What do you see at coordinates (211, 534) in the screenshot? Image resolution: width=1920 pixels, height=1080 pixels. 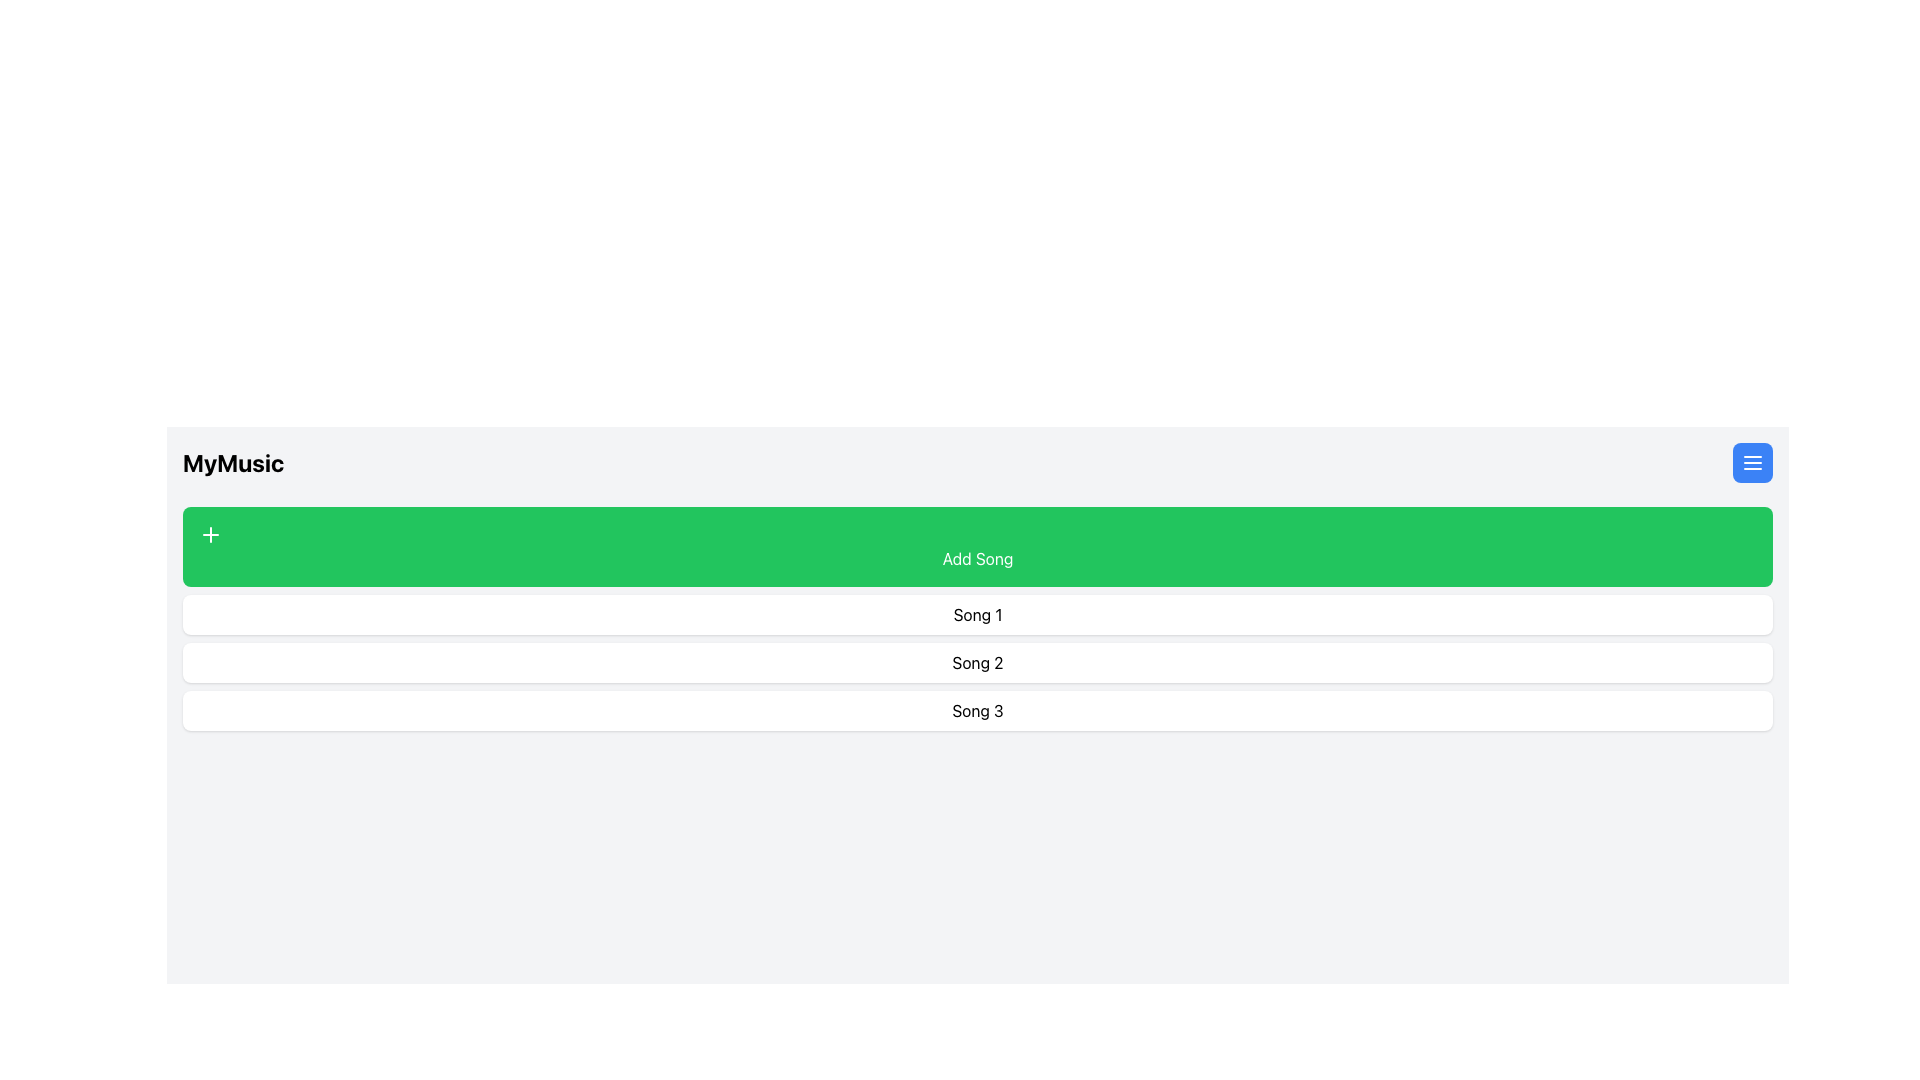 I see `the small plus sign icon located on the left side of the green 'Add Song' button` at bounding box center [211, 534].